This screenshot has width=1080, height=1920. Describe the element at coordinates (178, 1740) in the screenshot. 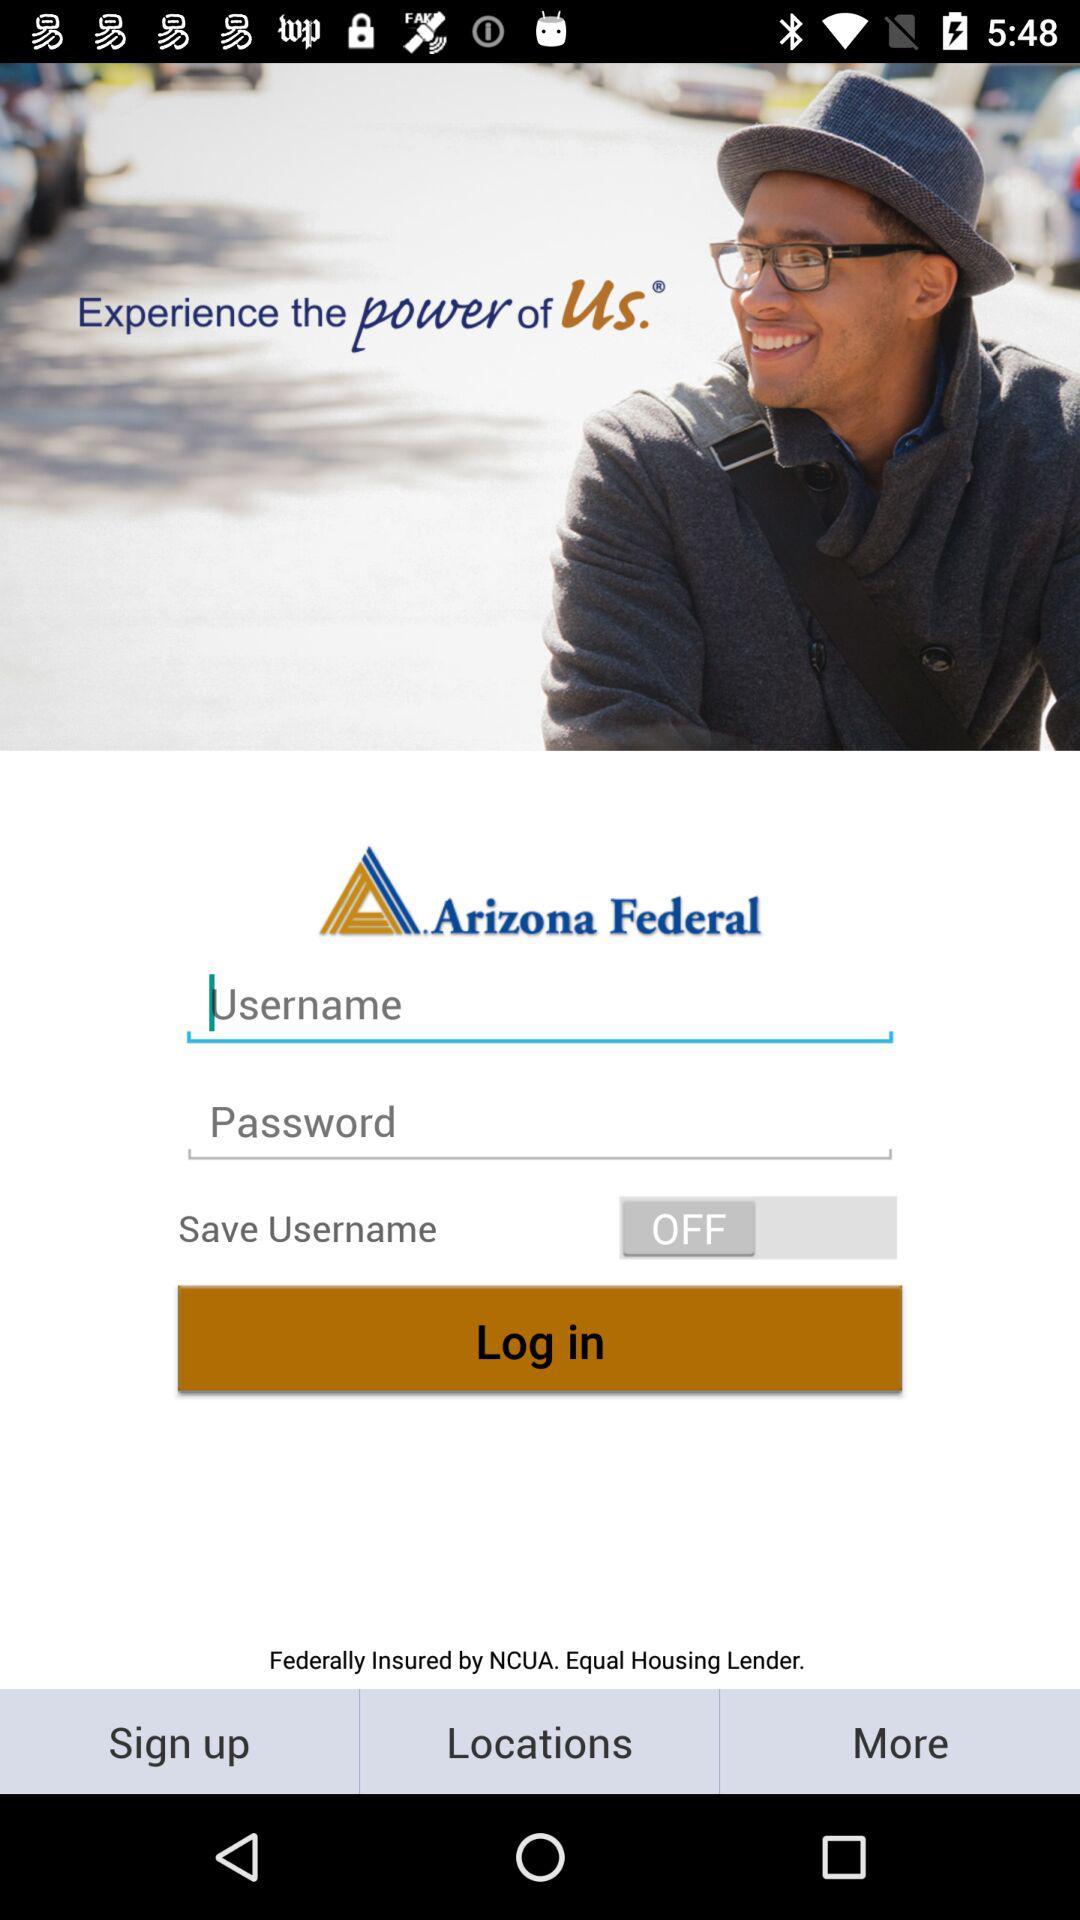

I see `the icon below federally insured by item` at that location.